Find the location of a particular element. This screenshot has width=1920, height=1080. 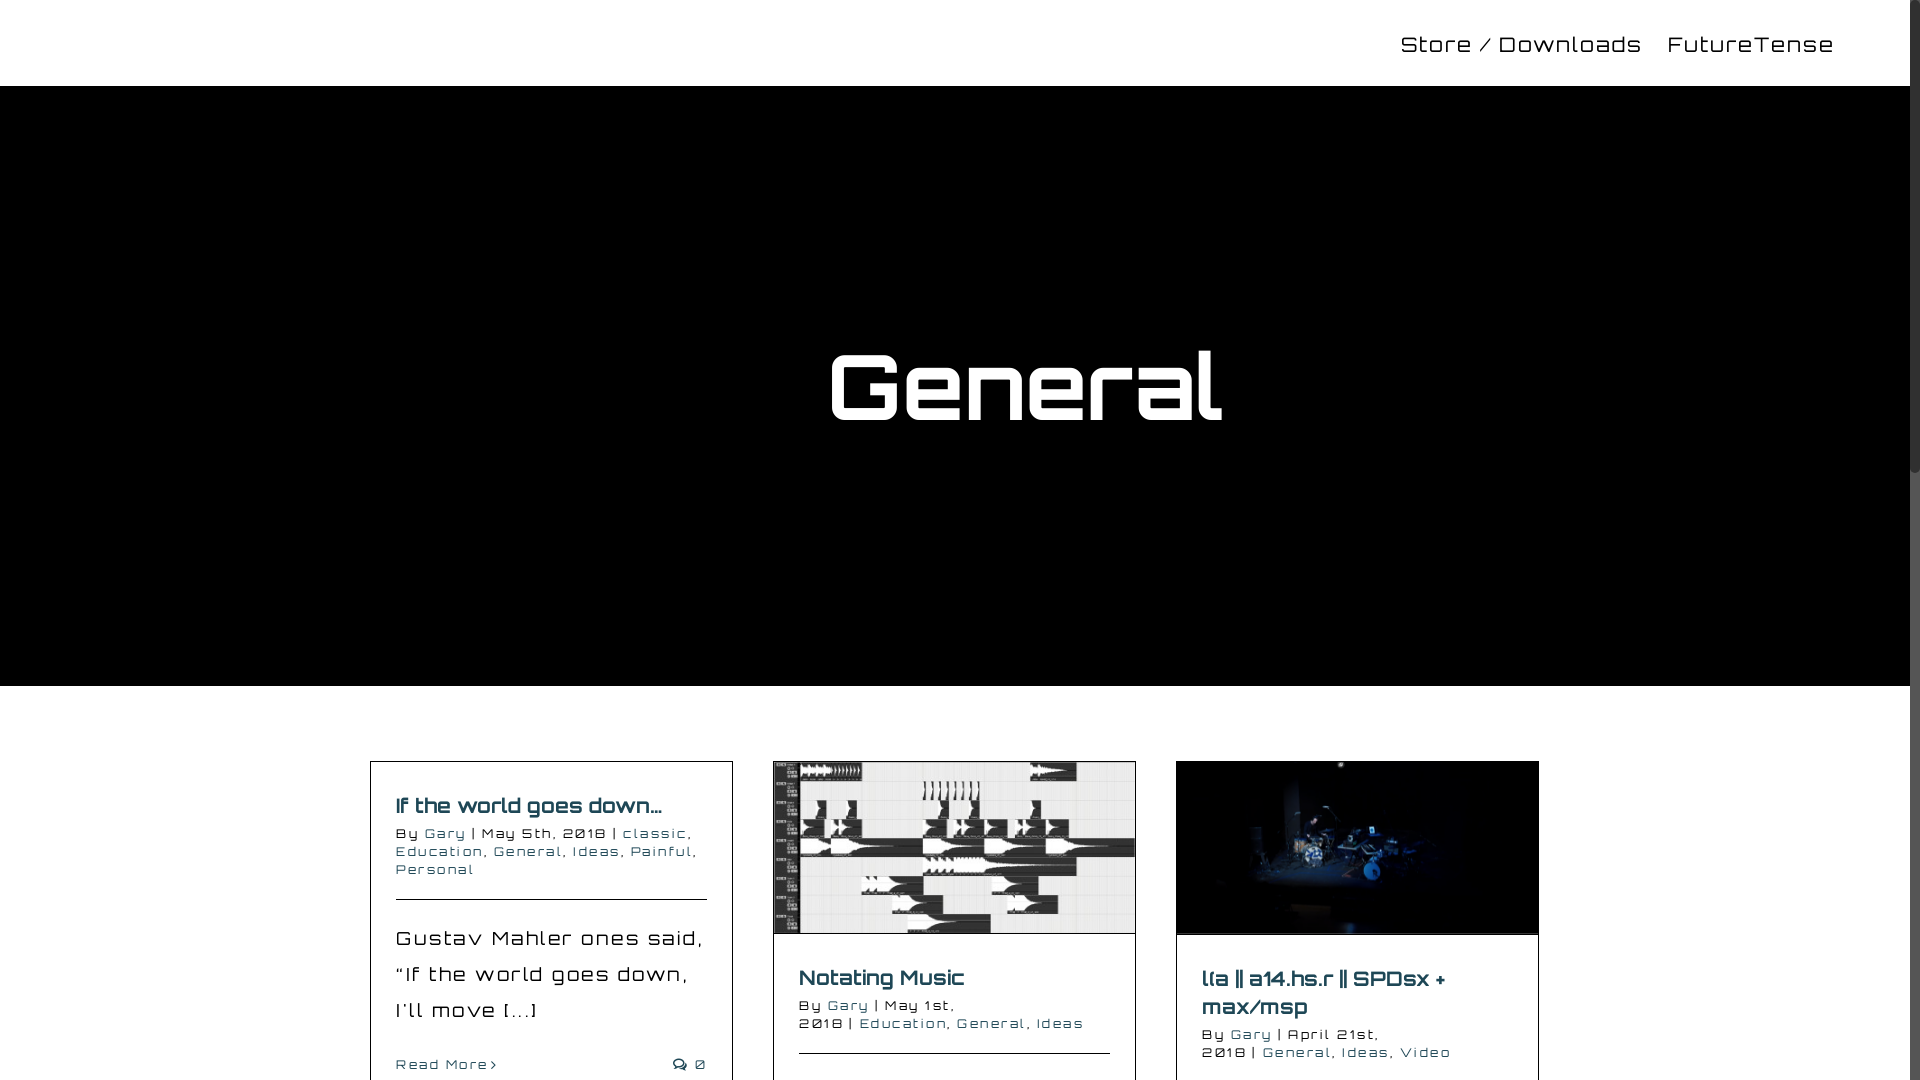

'Read More' is located at coordinates (441, 1063).